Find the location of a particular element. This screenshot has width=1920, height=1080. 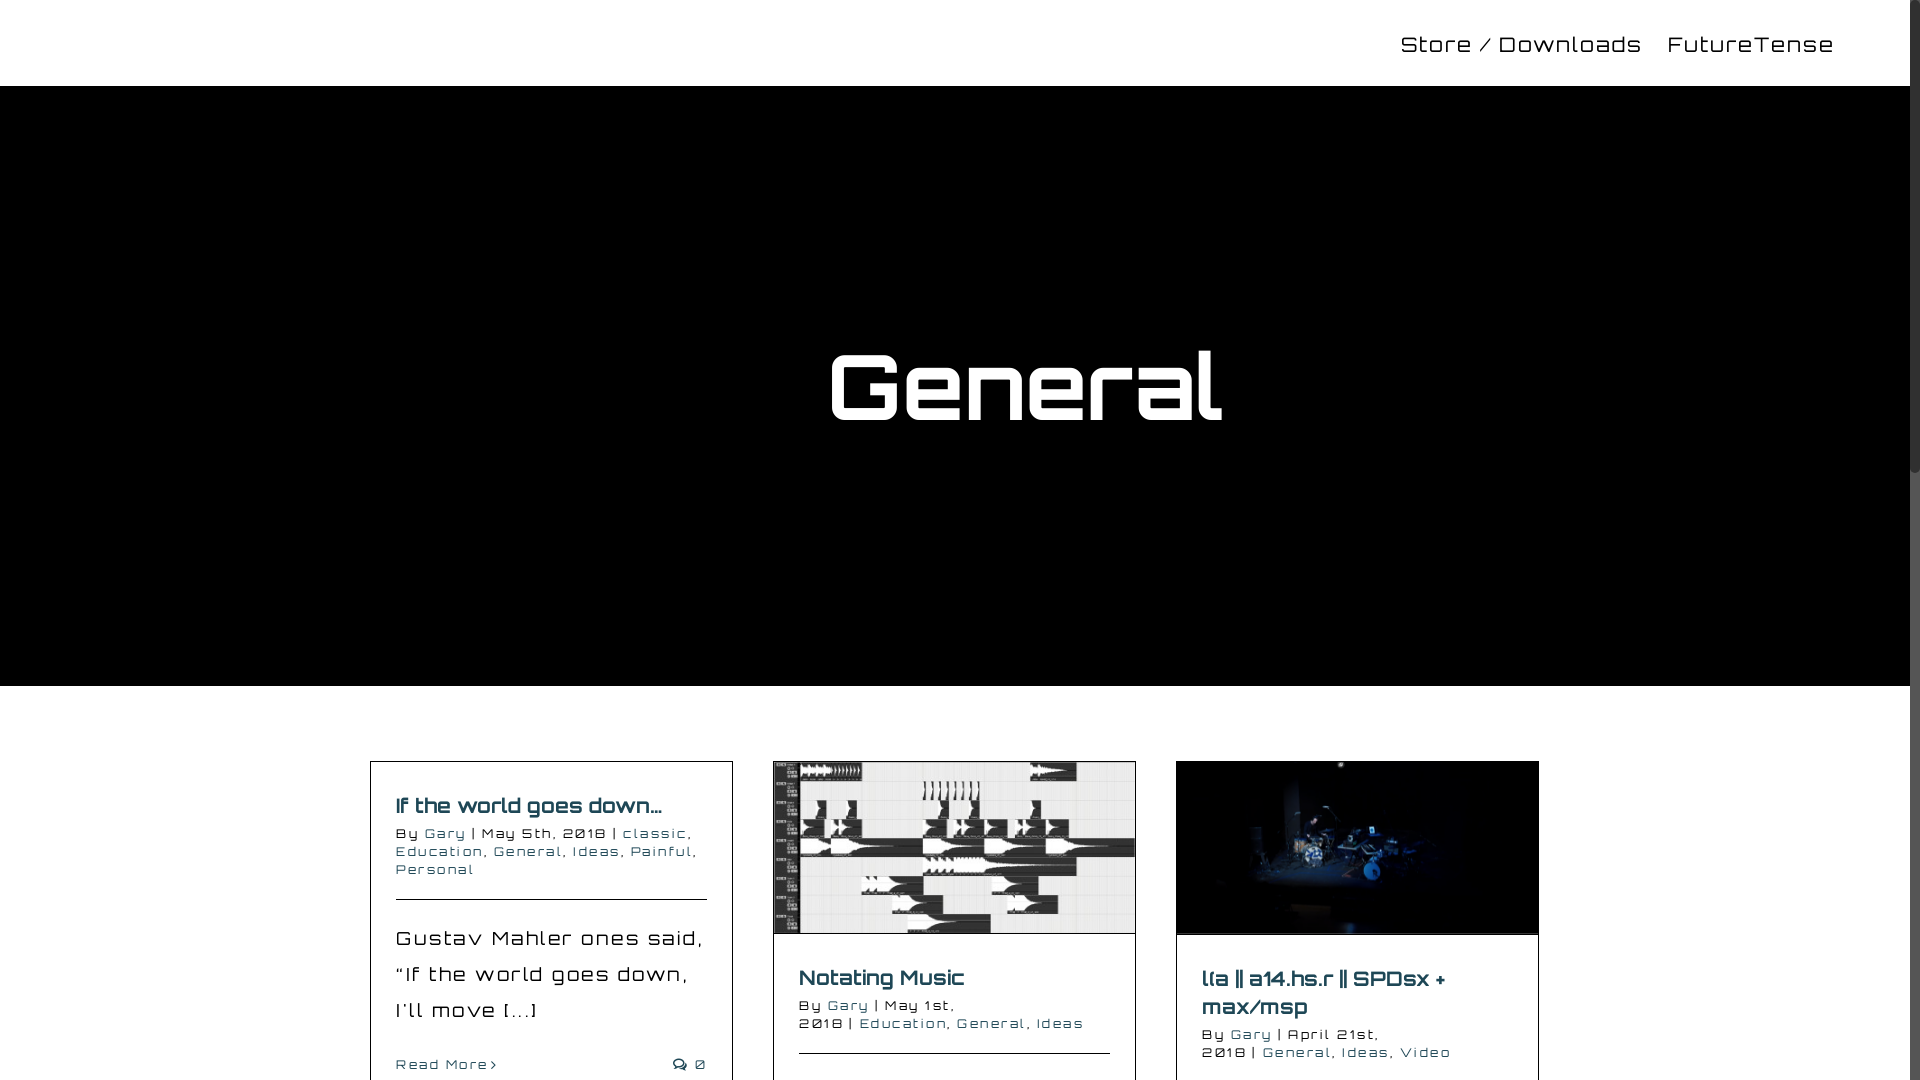

'Read More' is located at coordinates (441, 1063).